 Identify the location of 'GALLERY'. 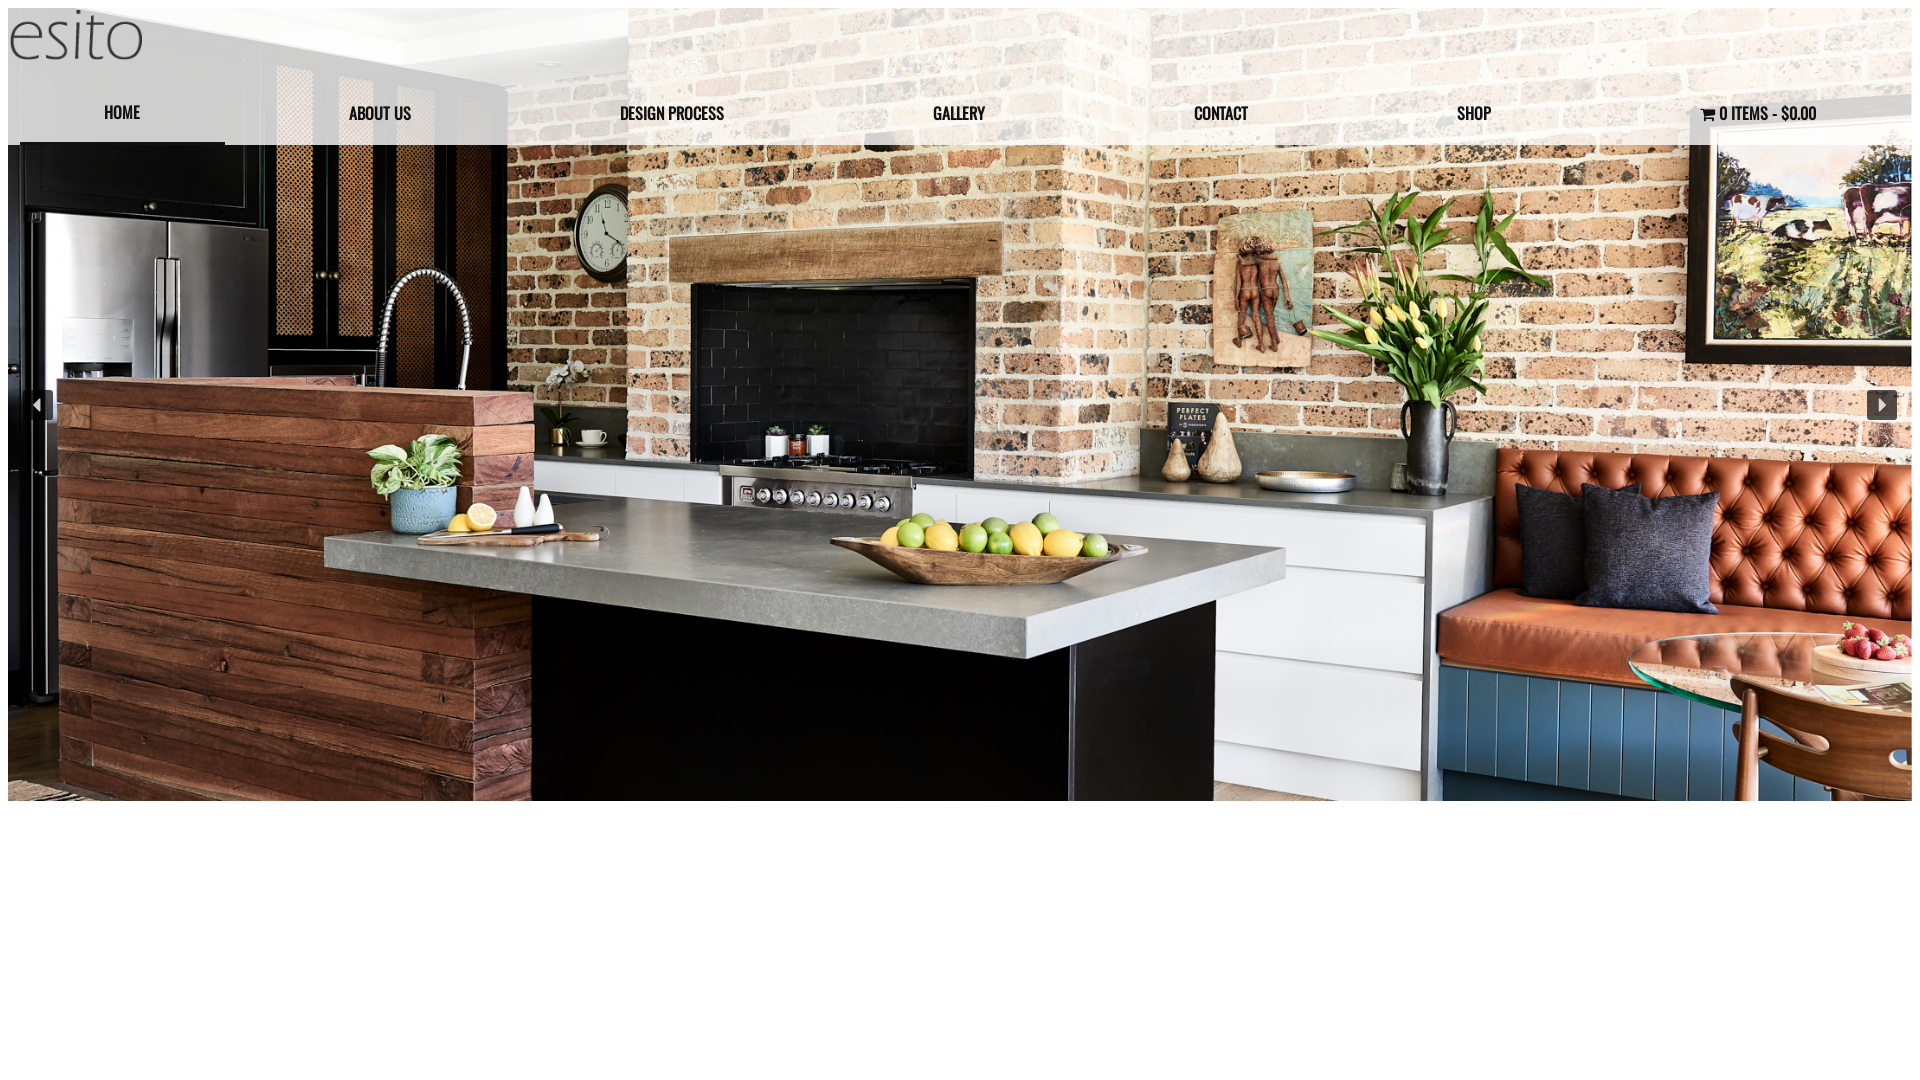
(958, 112).